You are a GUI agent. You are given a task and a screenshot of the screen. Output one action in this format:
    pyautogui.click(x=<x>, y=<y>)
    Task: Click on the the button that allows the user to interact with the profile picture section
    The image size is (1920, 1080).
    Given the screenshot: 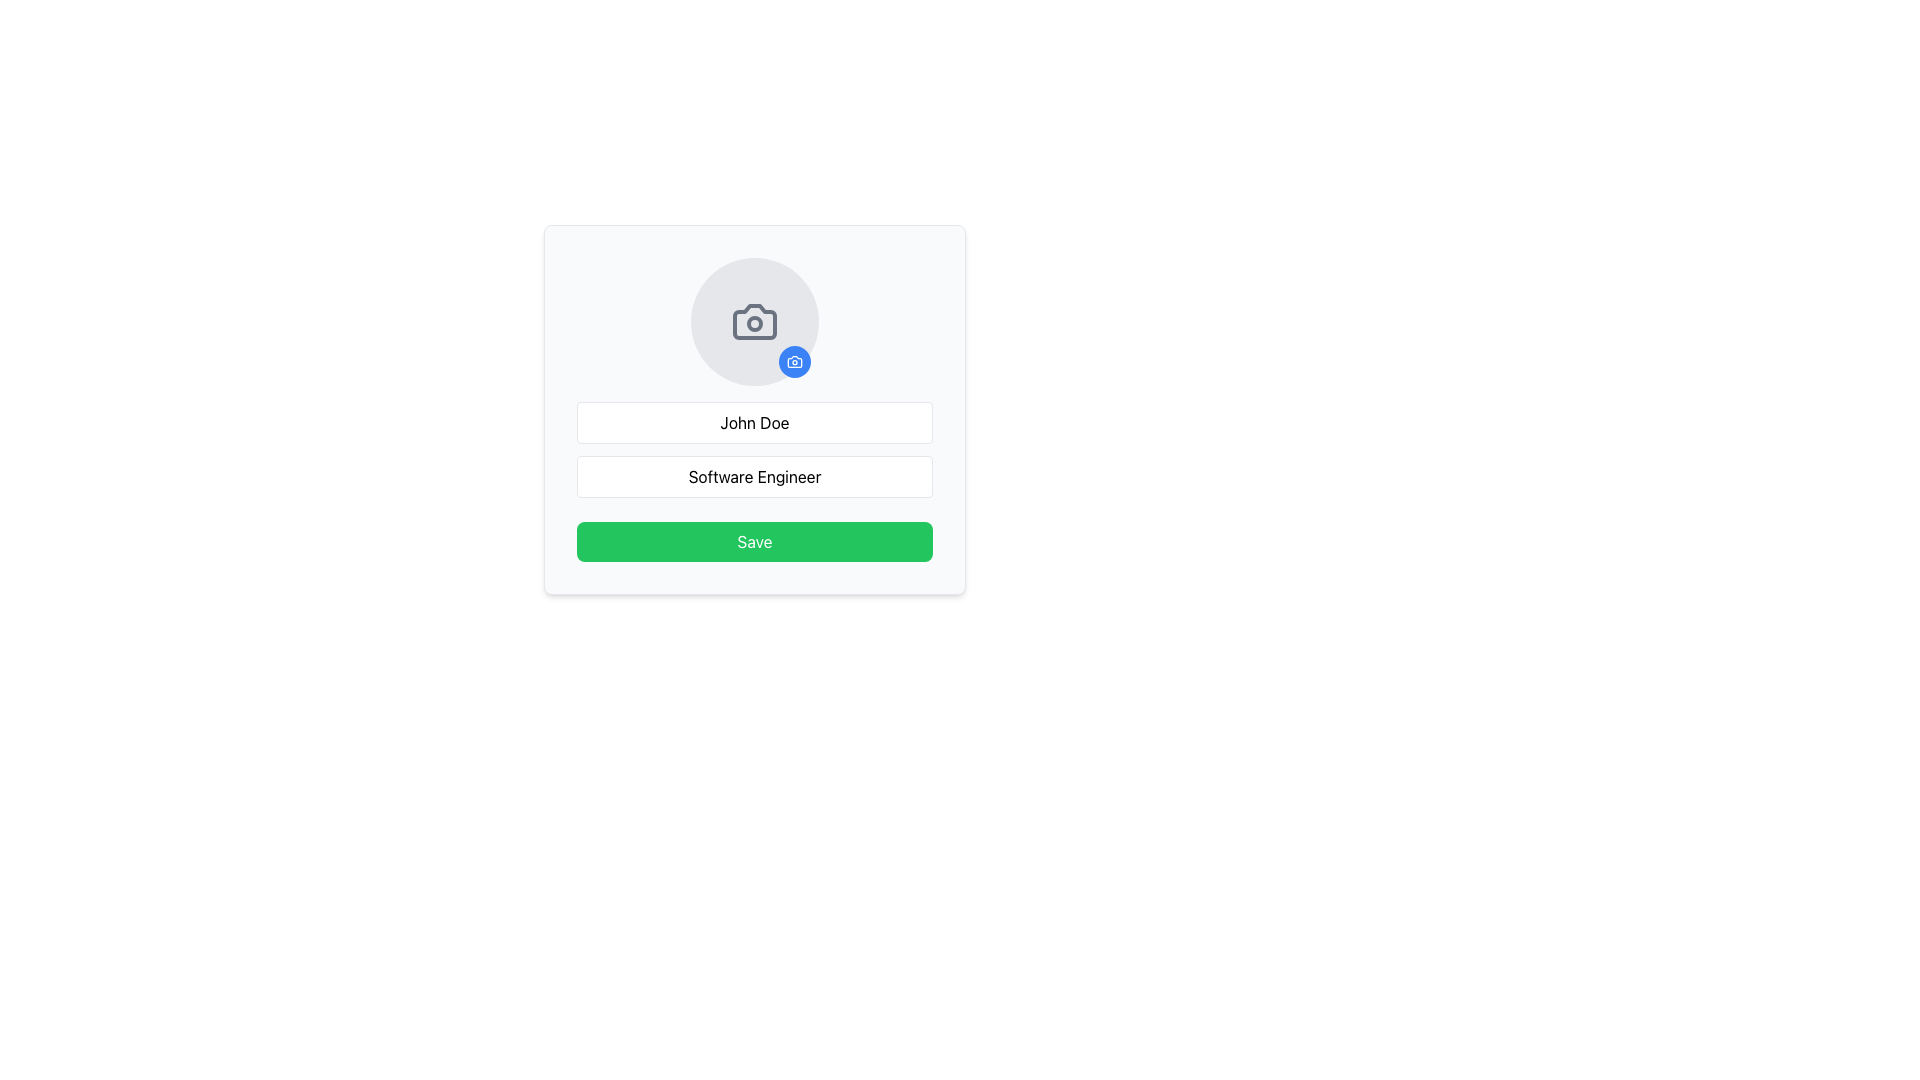 What is the action you would take?
    pyautogui.click(x=794, y=362)
    